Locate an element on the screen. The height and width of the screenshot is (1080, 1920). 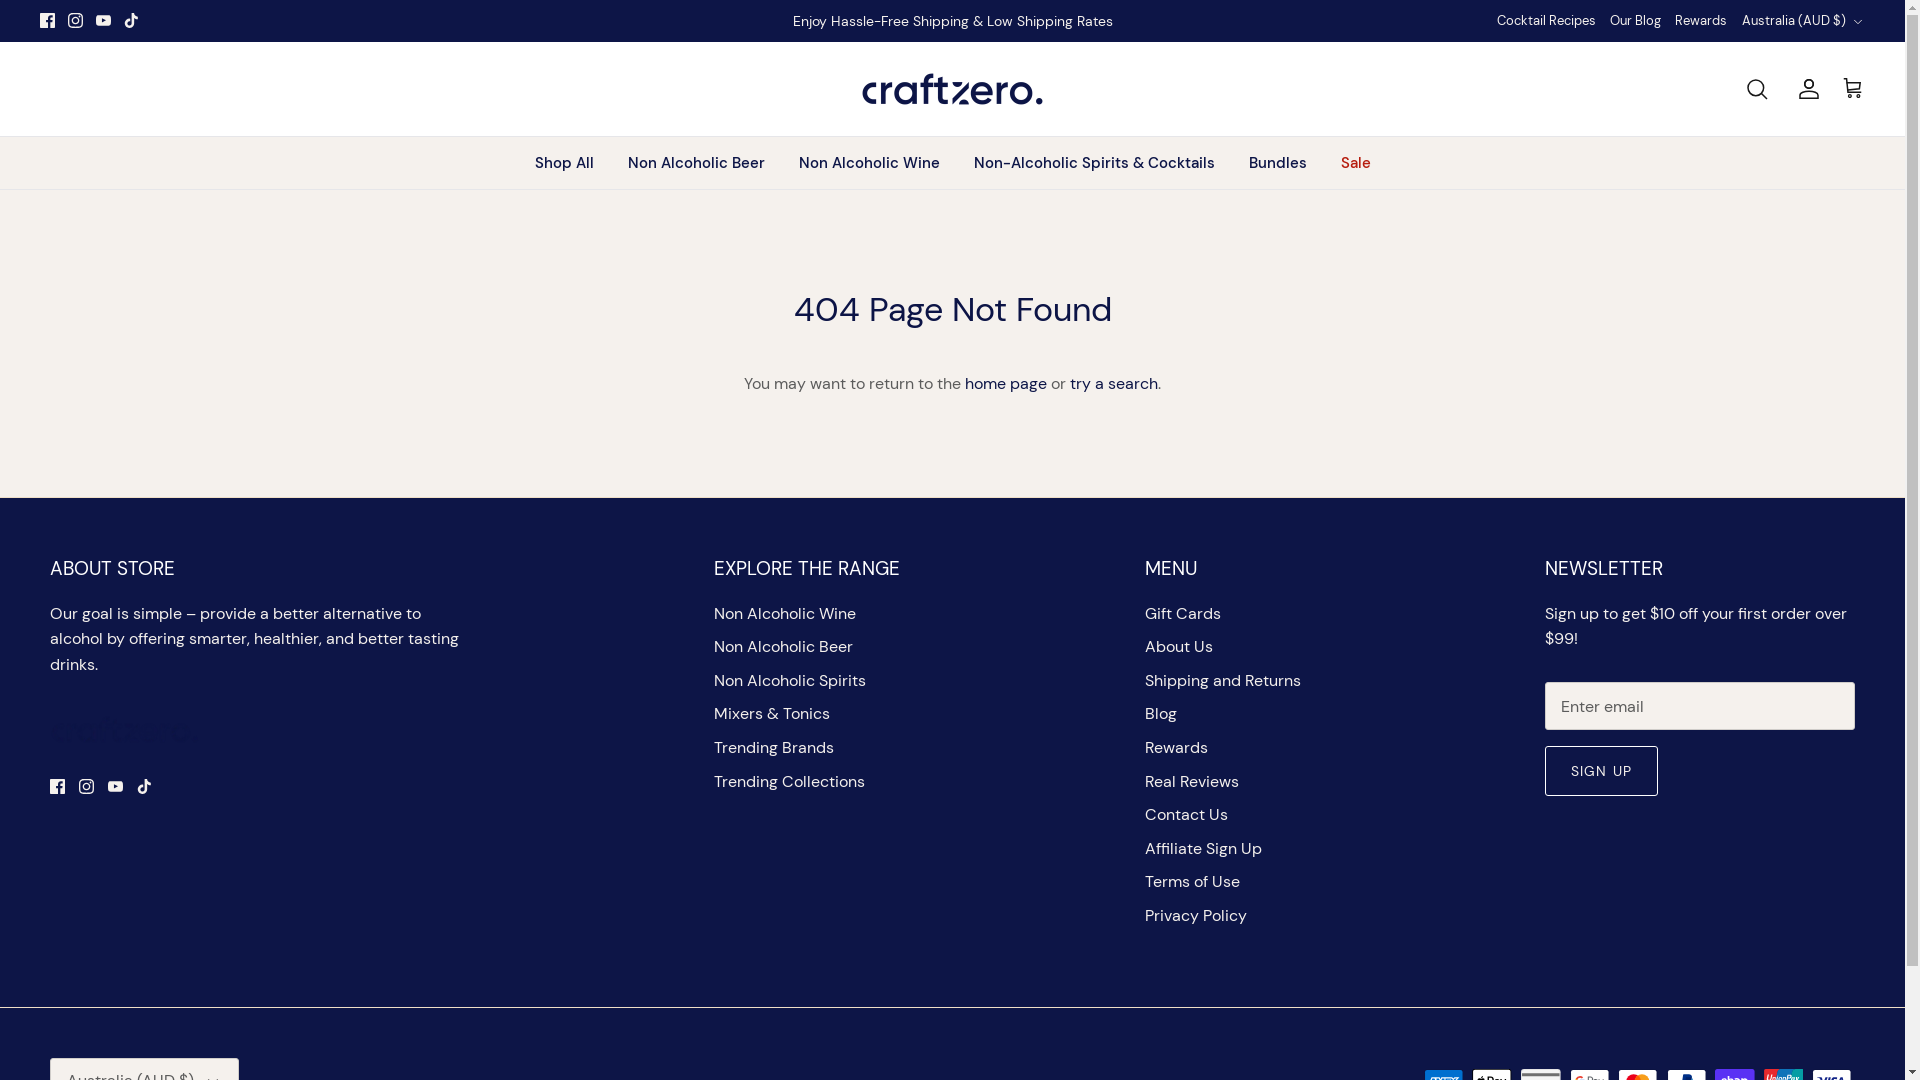
'Craftzero' is located at coordinates (951, 87).